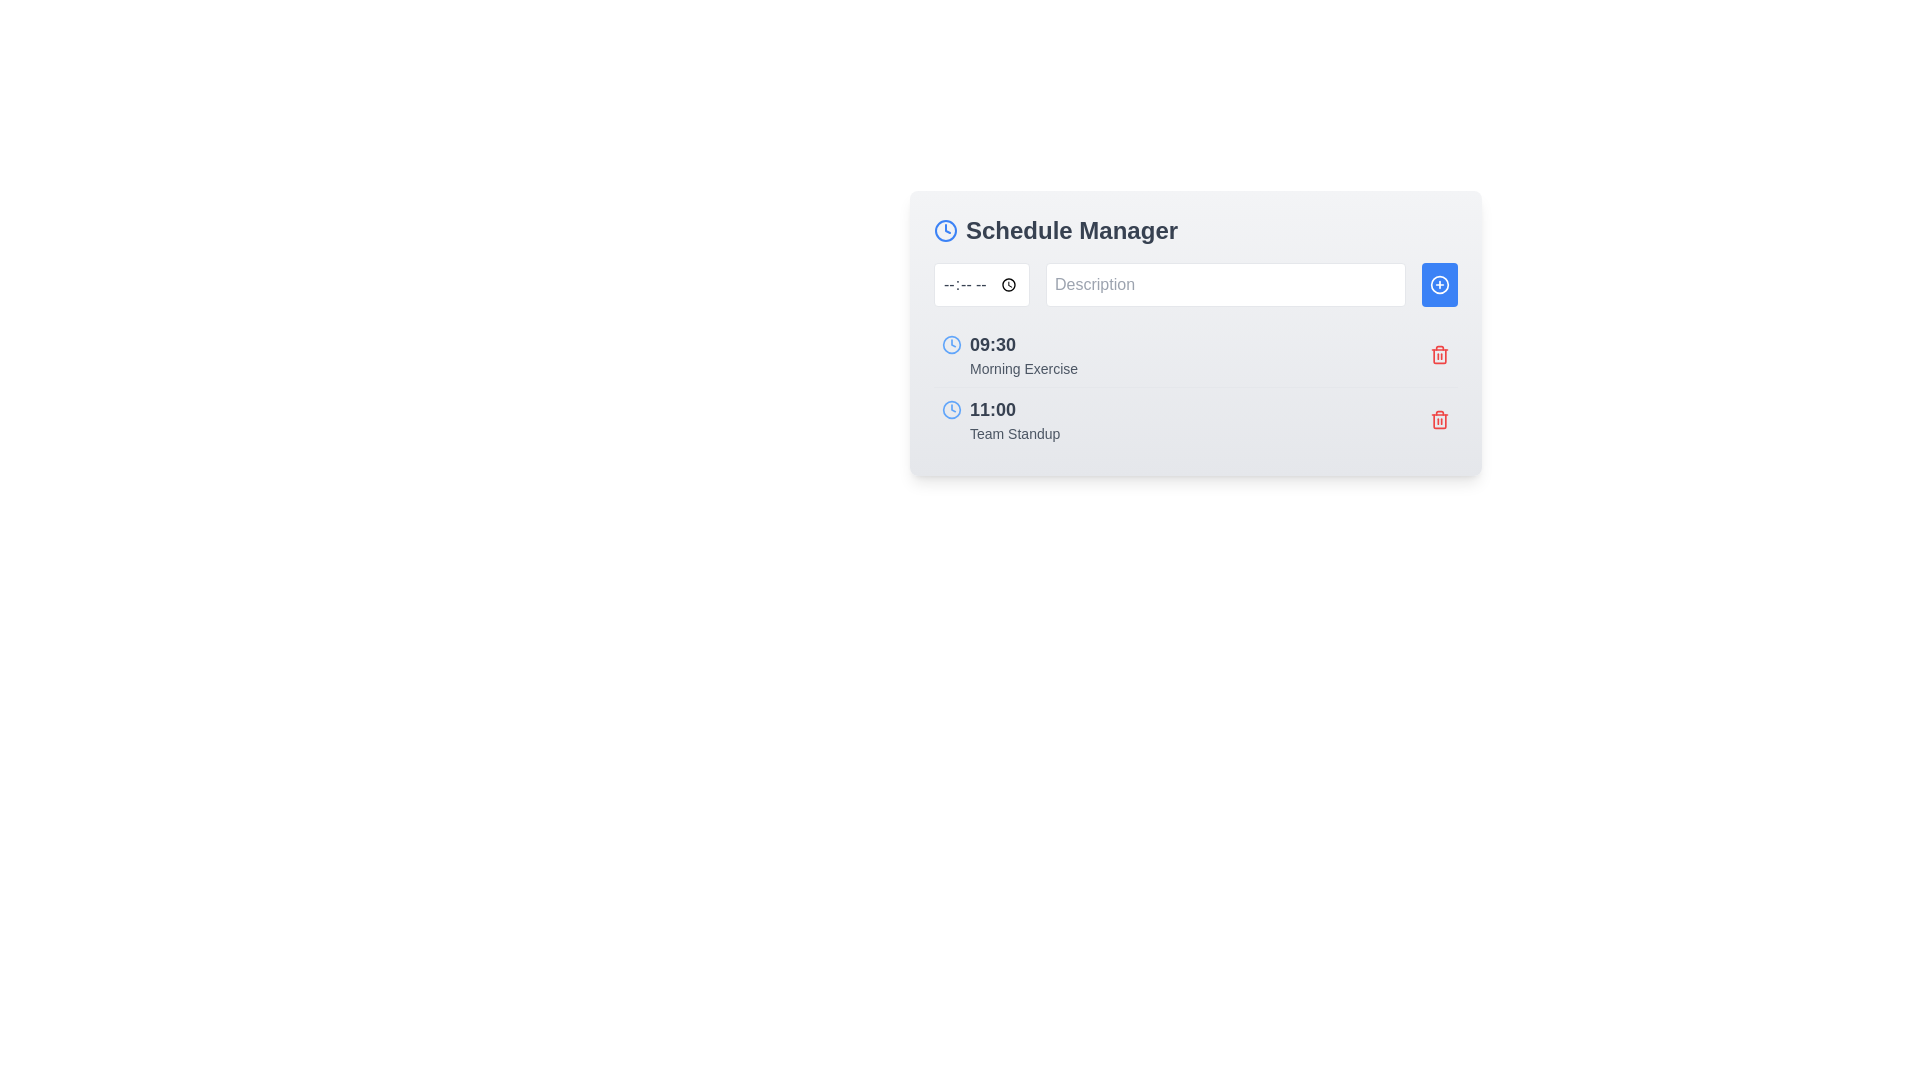 The height and width of the screenshot is (1080, 1920). What do you see at coordinates (1010, 353) in the screenshot?
I see `the text element displaying 'Morning Exercise' at 09:30 AM, which is the second item in the schedule list under 'Schedule Manager'` at bounding box center [1010, 353].